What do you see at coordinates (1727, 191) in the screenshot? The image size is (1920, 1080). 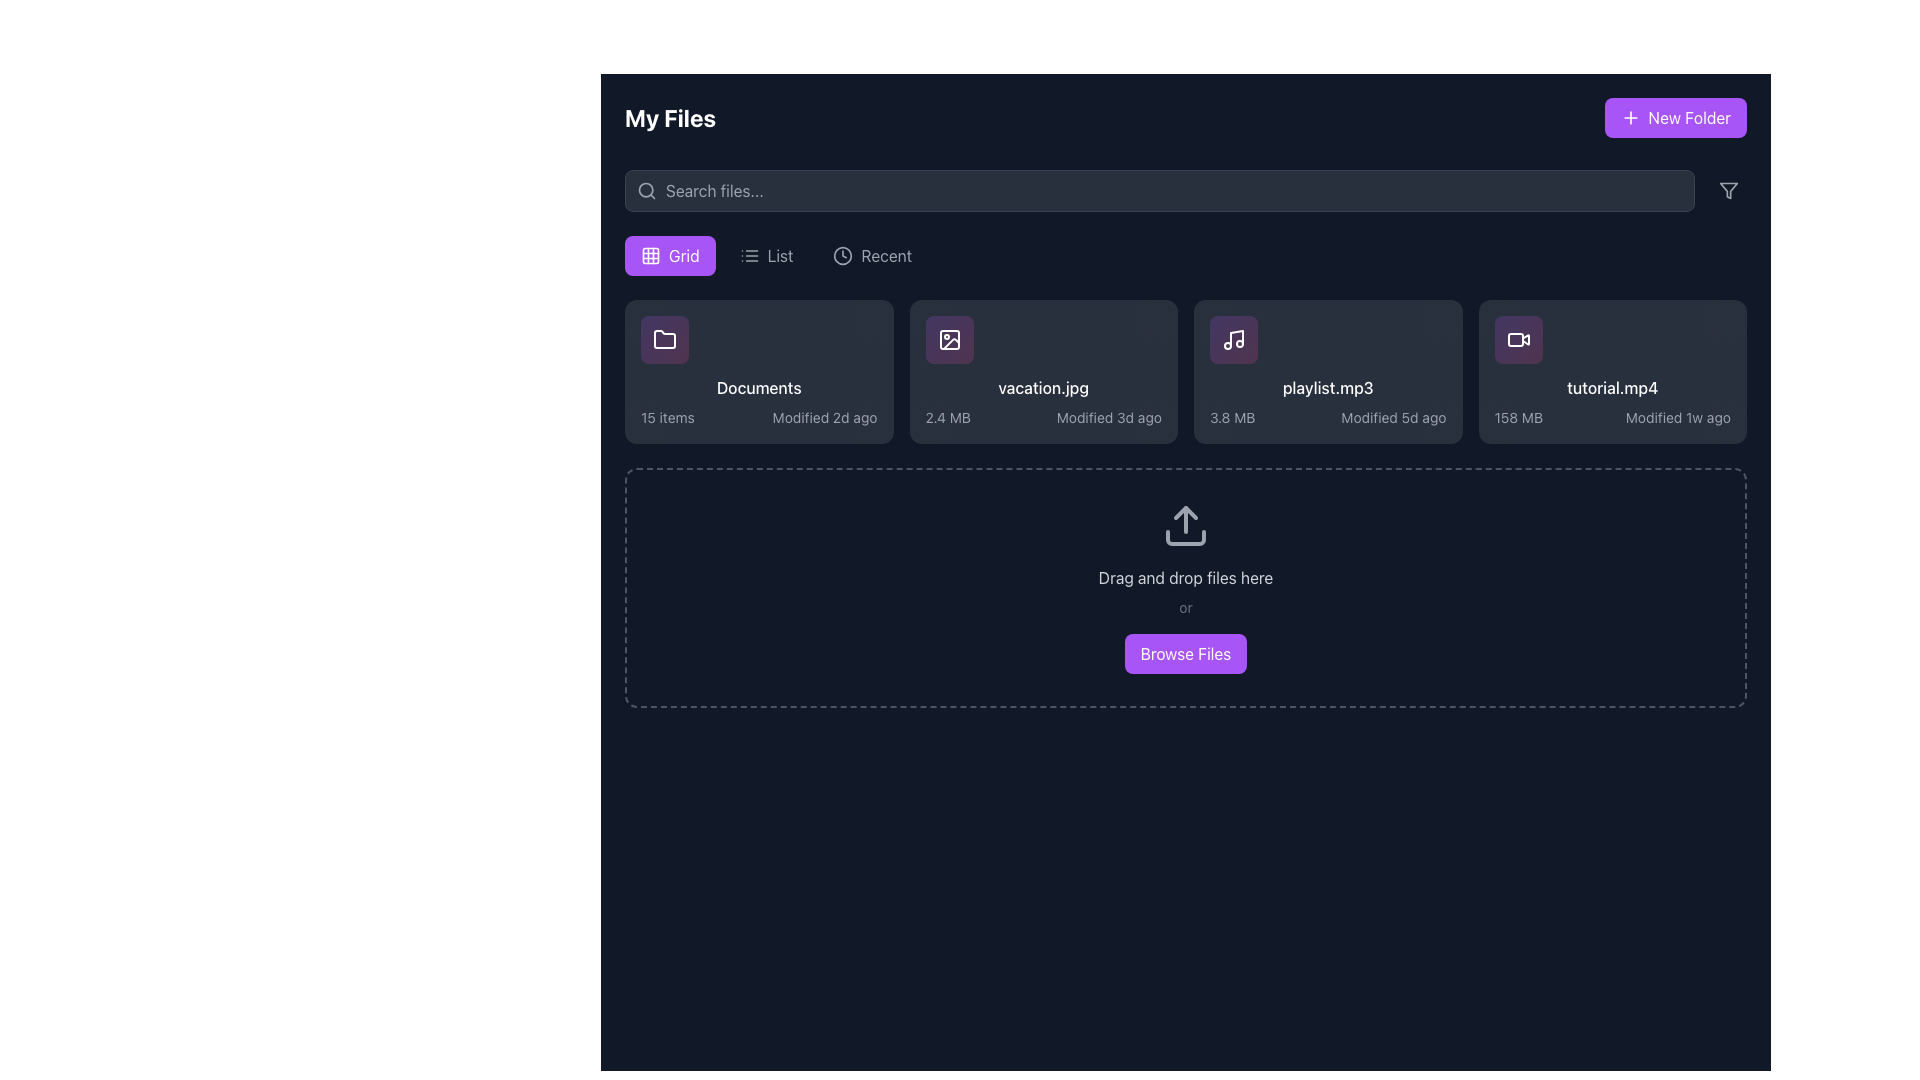 I see `the filter icon located at the top-right corner of the interface` at bounding box center [1727, 191].